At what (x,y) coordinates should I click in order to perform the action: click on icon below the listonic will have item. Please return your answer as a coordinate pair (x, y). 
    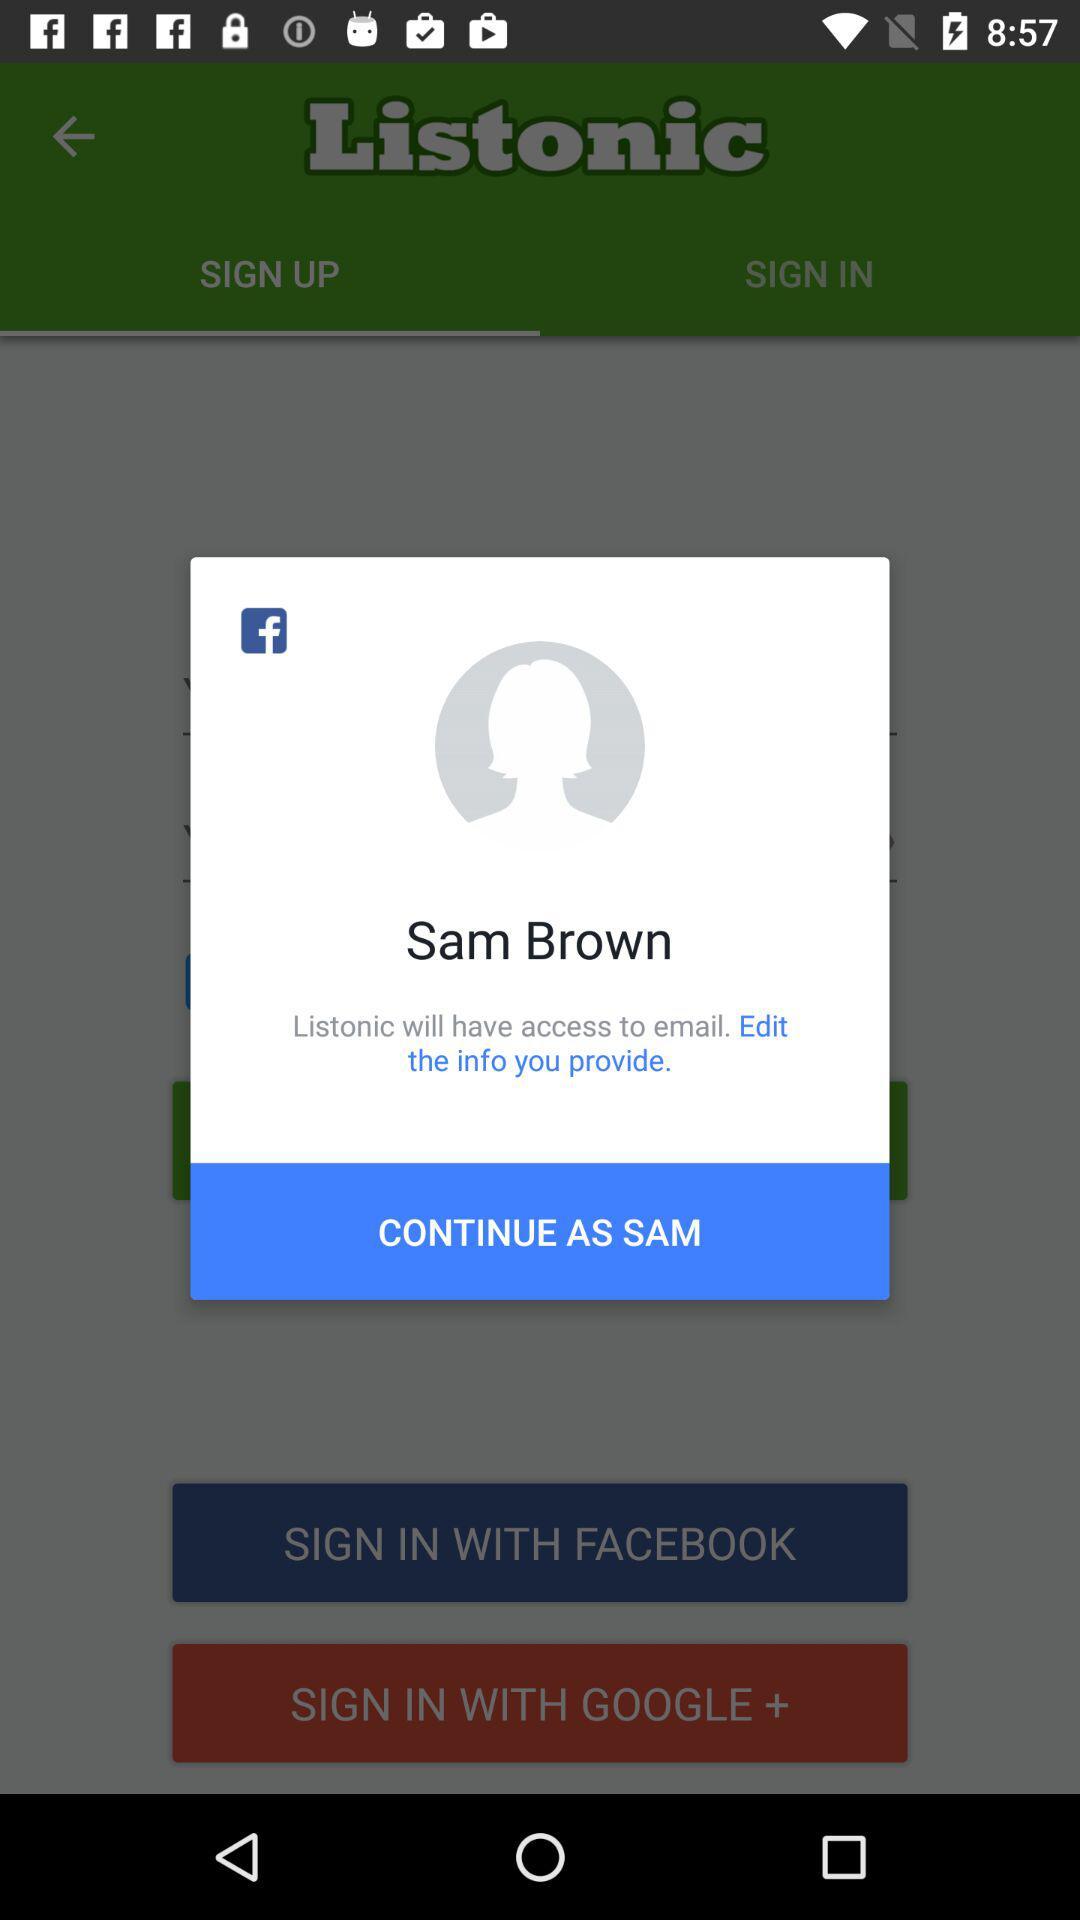
    Looking at the image, I should click on (540, 1230).